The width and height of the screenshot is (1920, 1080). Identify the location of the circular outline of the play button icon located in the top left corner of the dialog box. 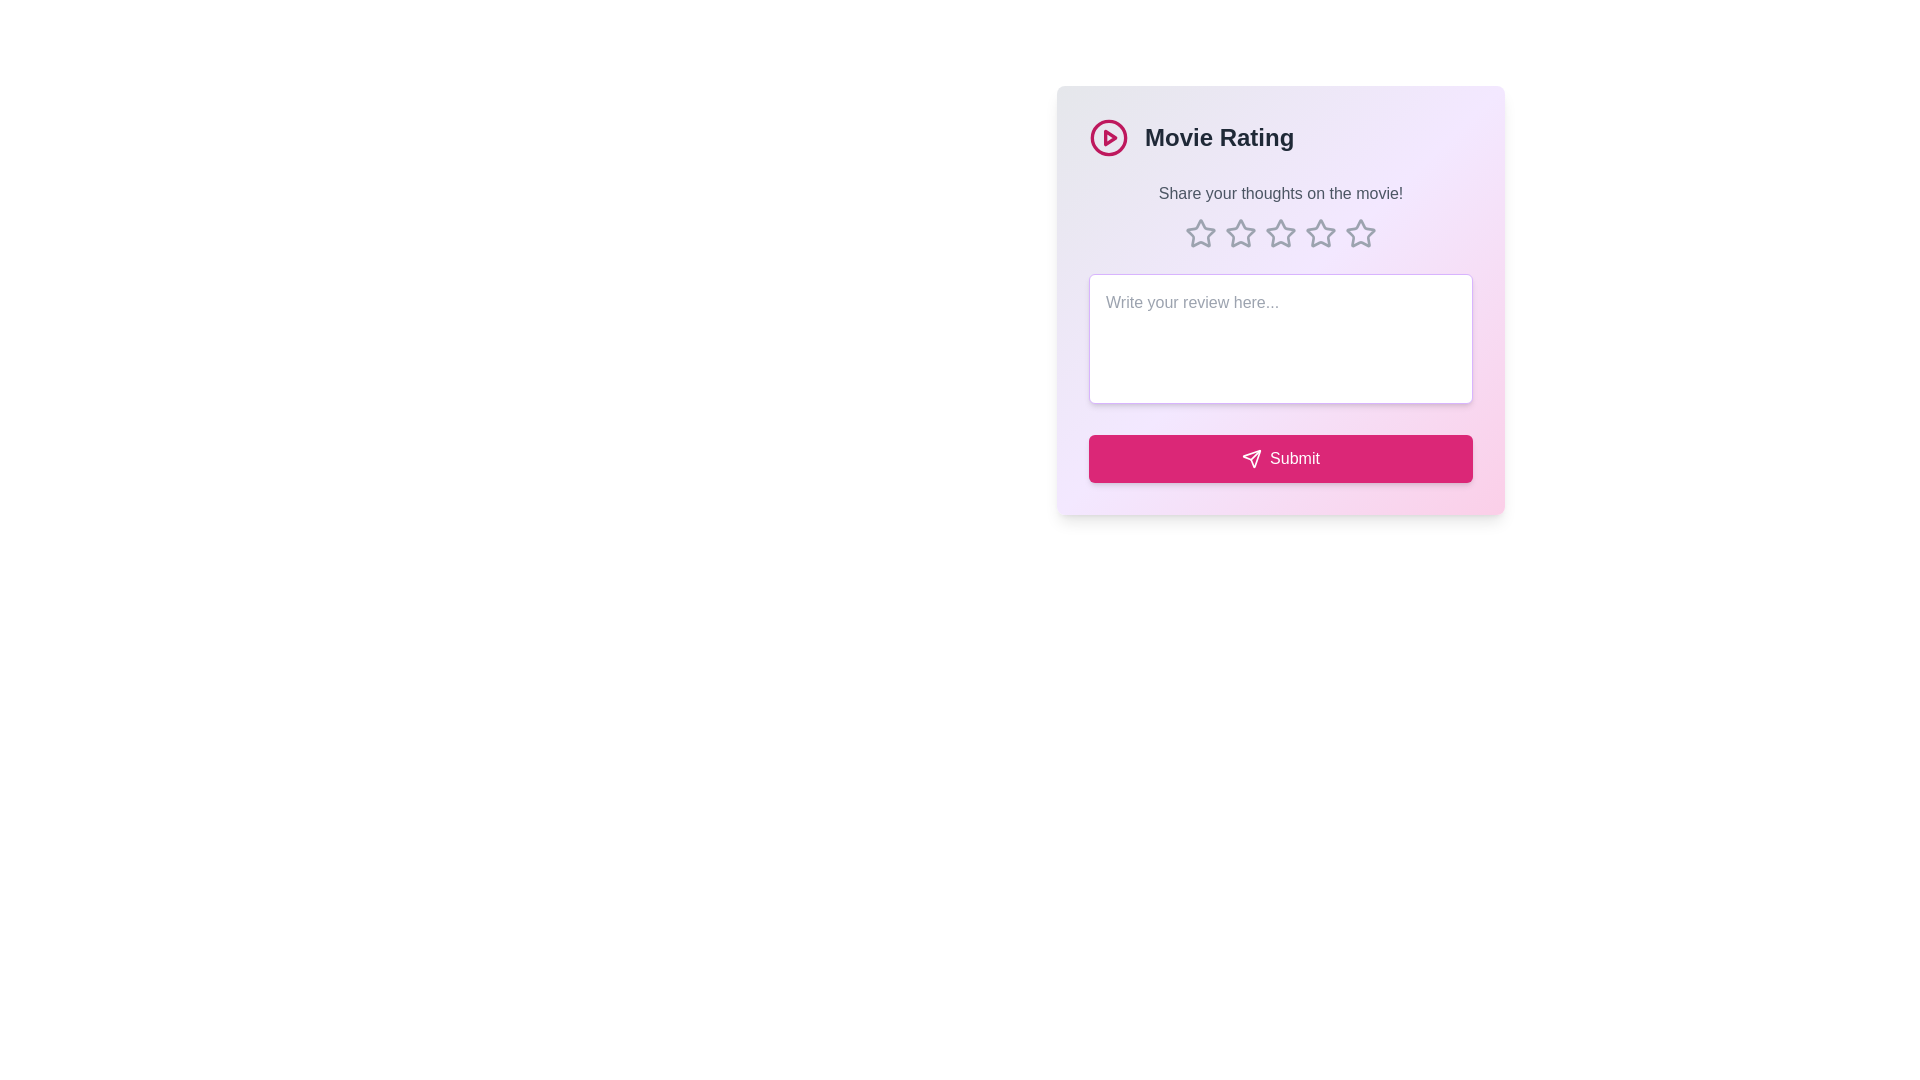
(1107, 137).